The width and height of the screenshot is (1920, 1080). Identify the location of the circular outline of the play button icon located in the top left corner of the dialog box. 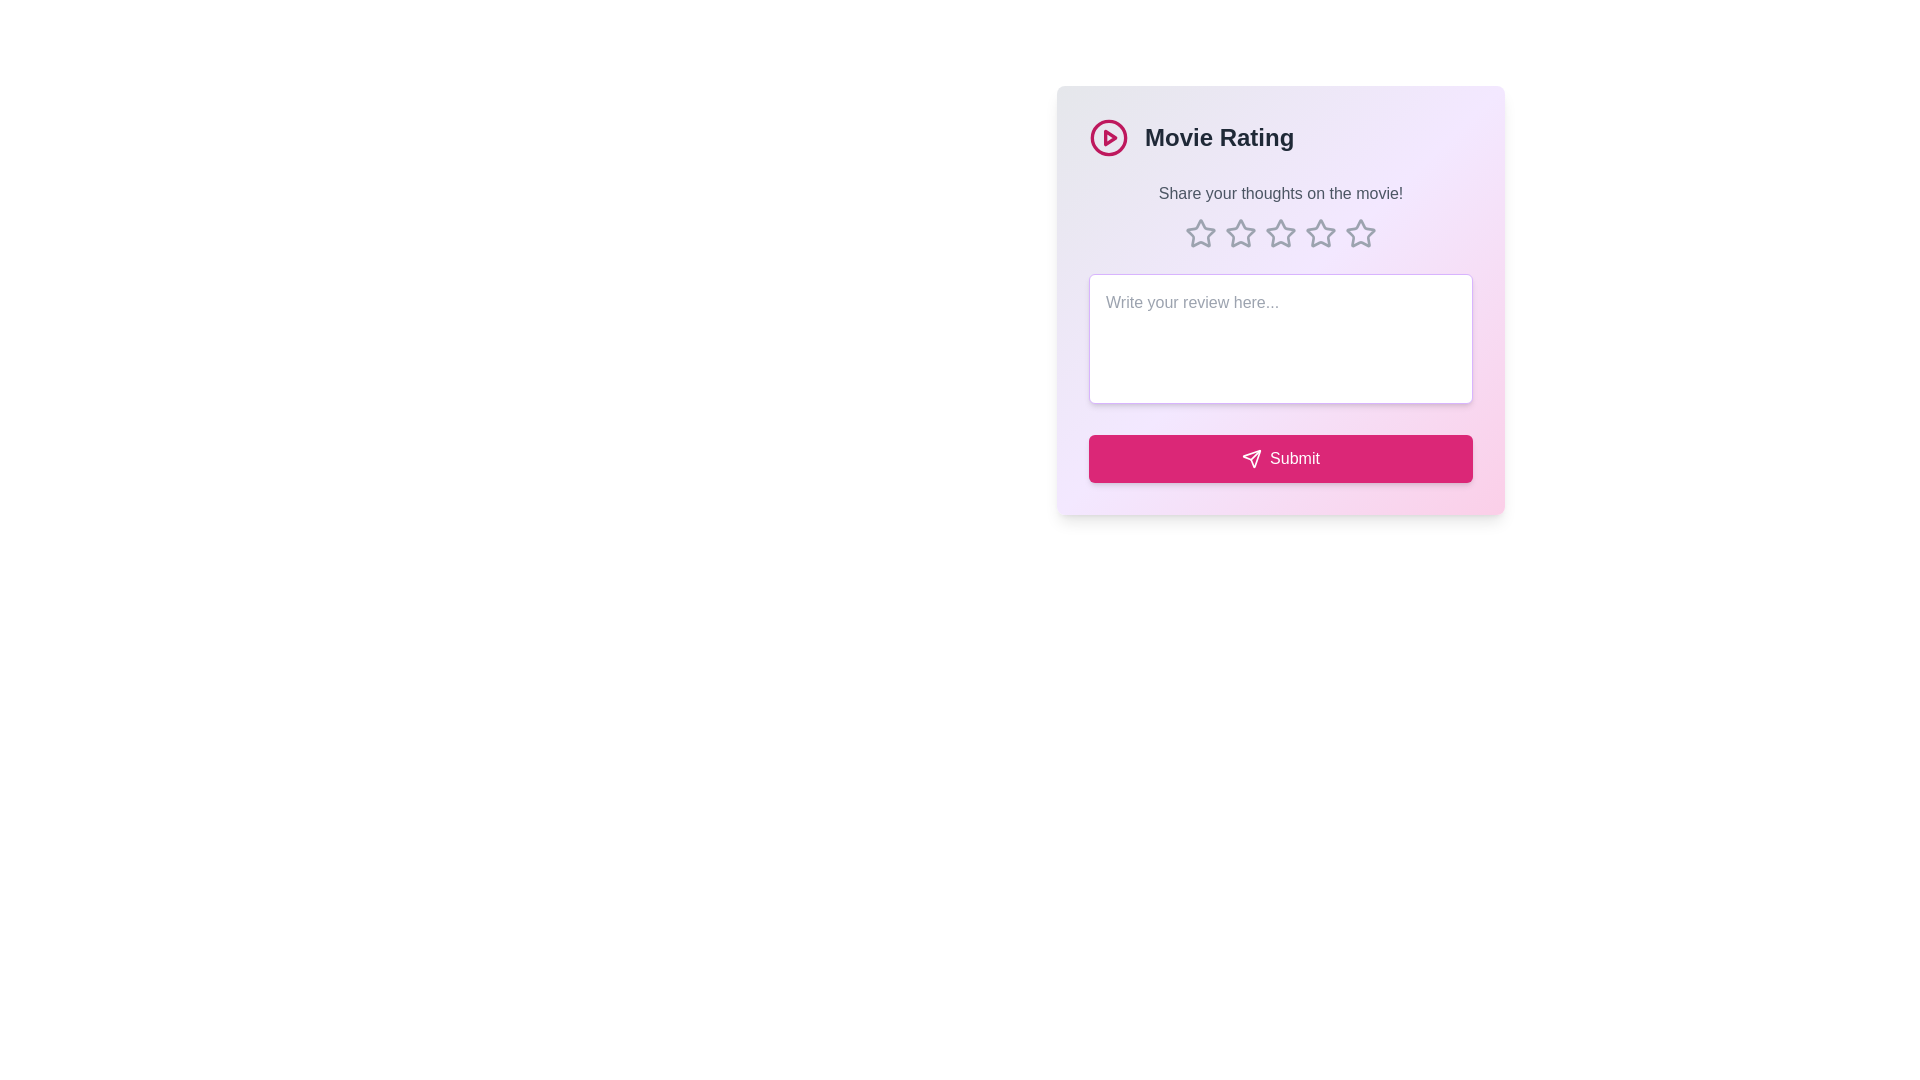
(1107, 137).